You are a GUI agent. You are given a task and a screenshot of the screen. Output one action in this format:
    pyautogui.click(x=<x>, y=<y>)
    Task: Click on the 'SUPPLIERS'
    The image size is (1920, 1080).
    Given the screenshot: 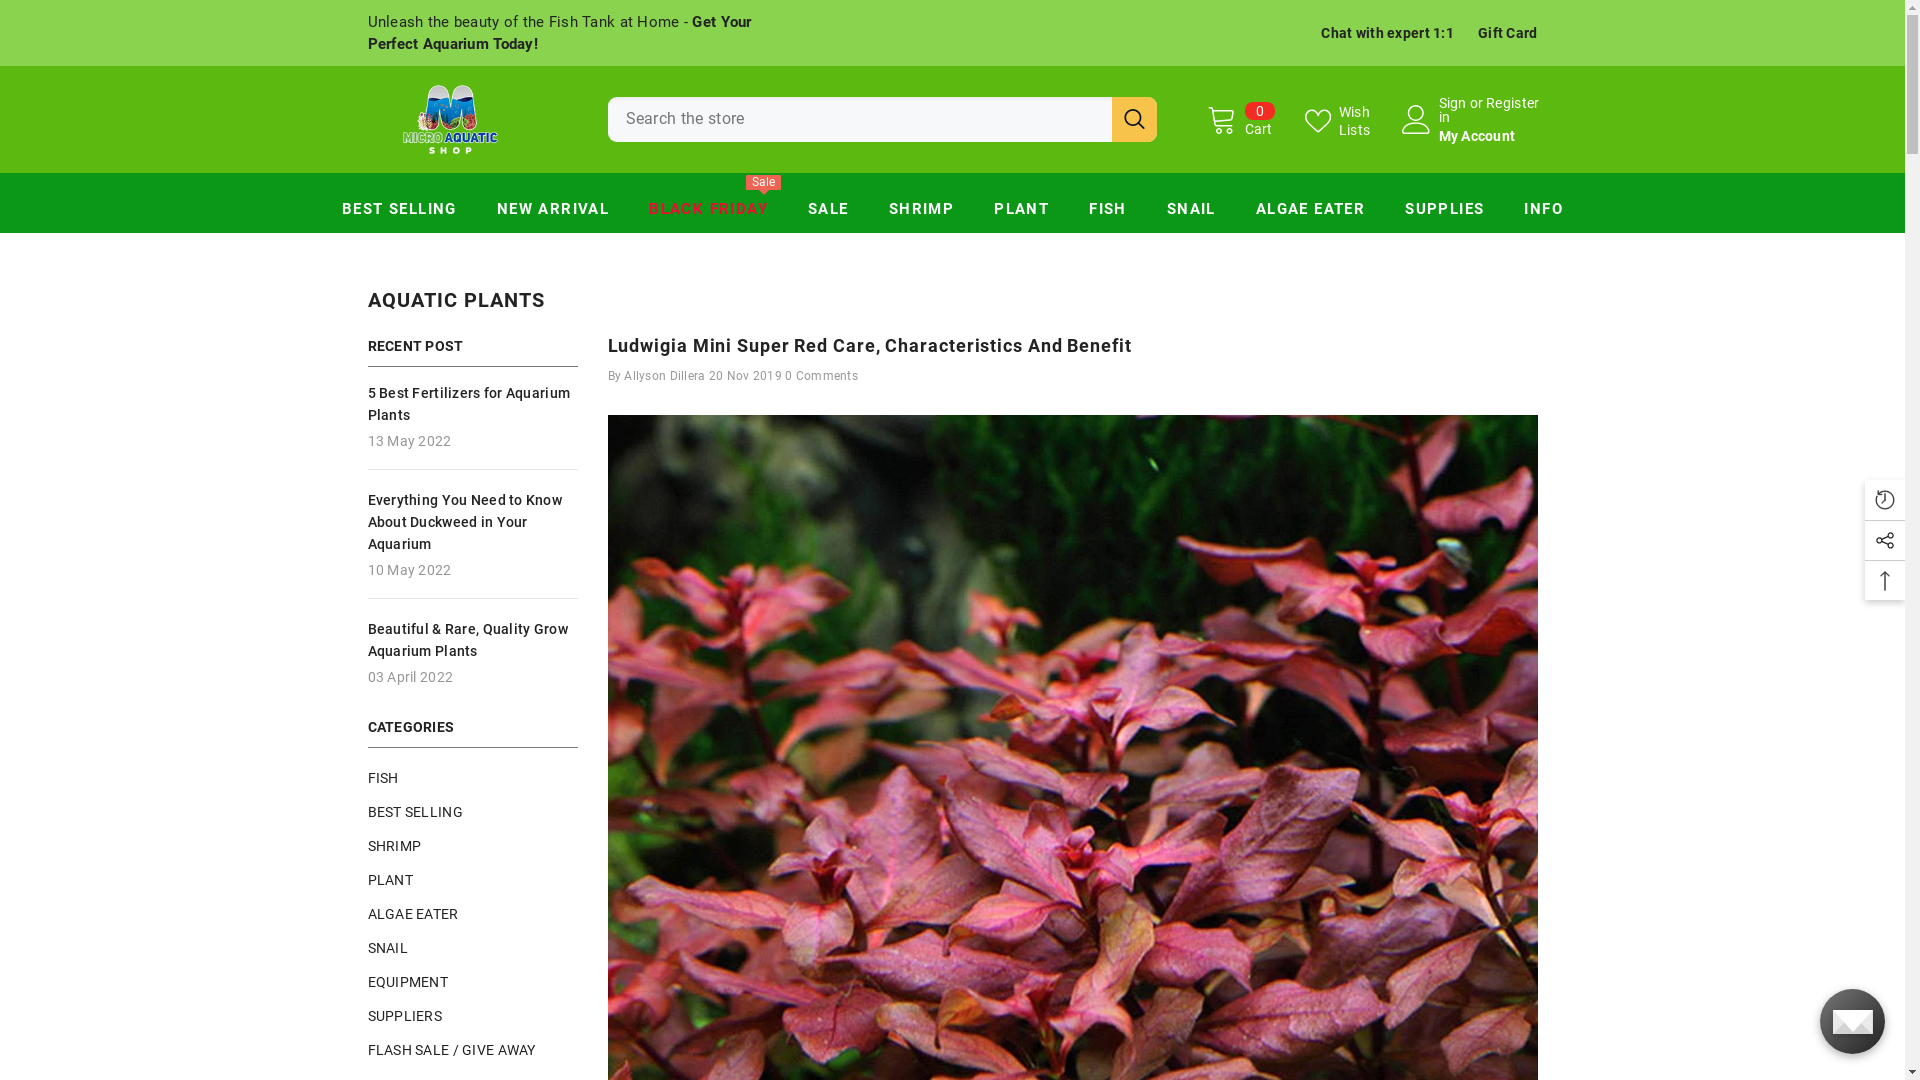 What is the action you would take?
    pyautogui.click(x=368, y=1014)
    